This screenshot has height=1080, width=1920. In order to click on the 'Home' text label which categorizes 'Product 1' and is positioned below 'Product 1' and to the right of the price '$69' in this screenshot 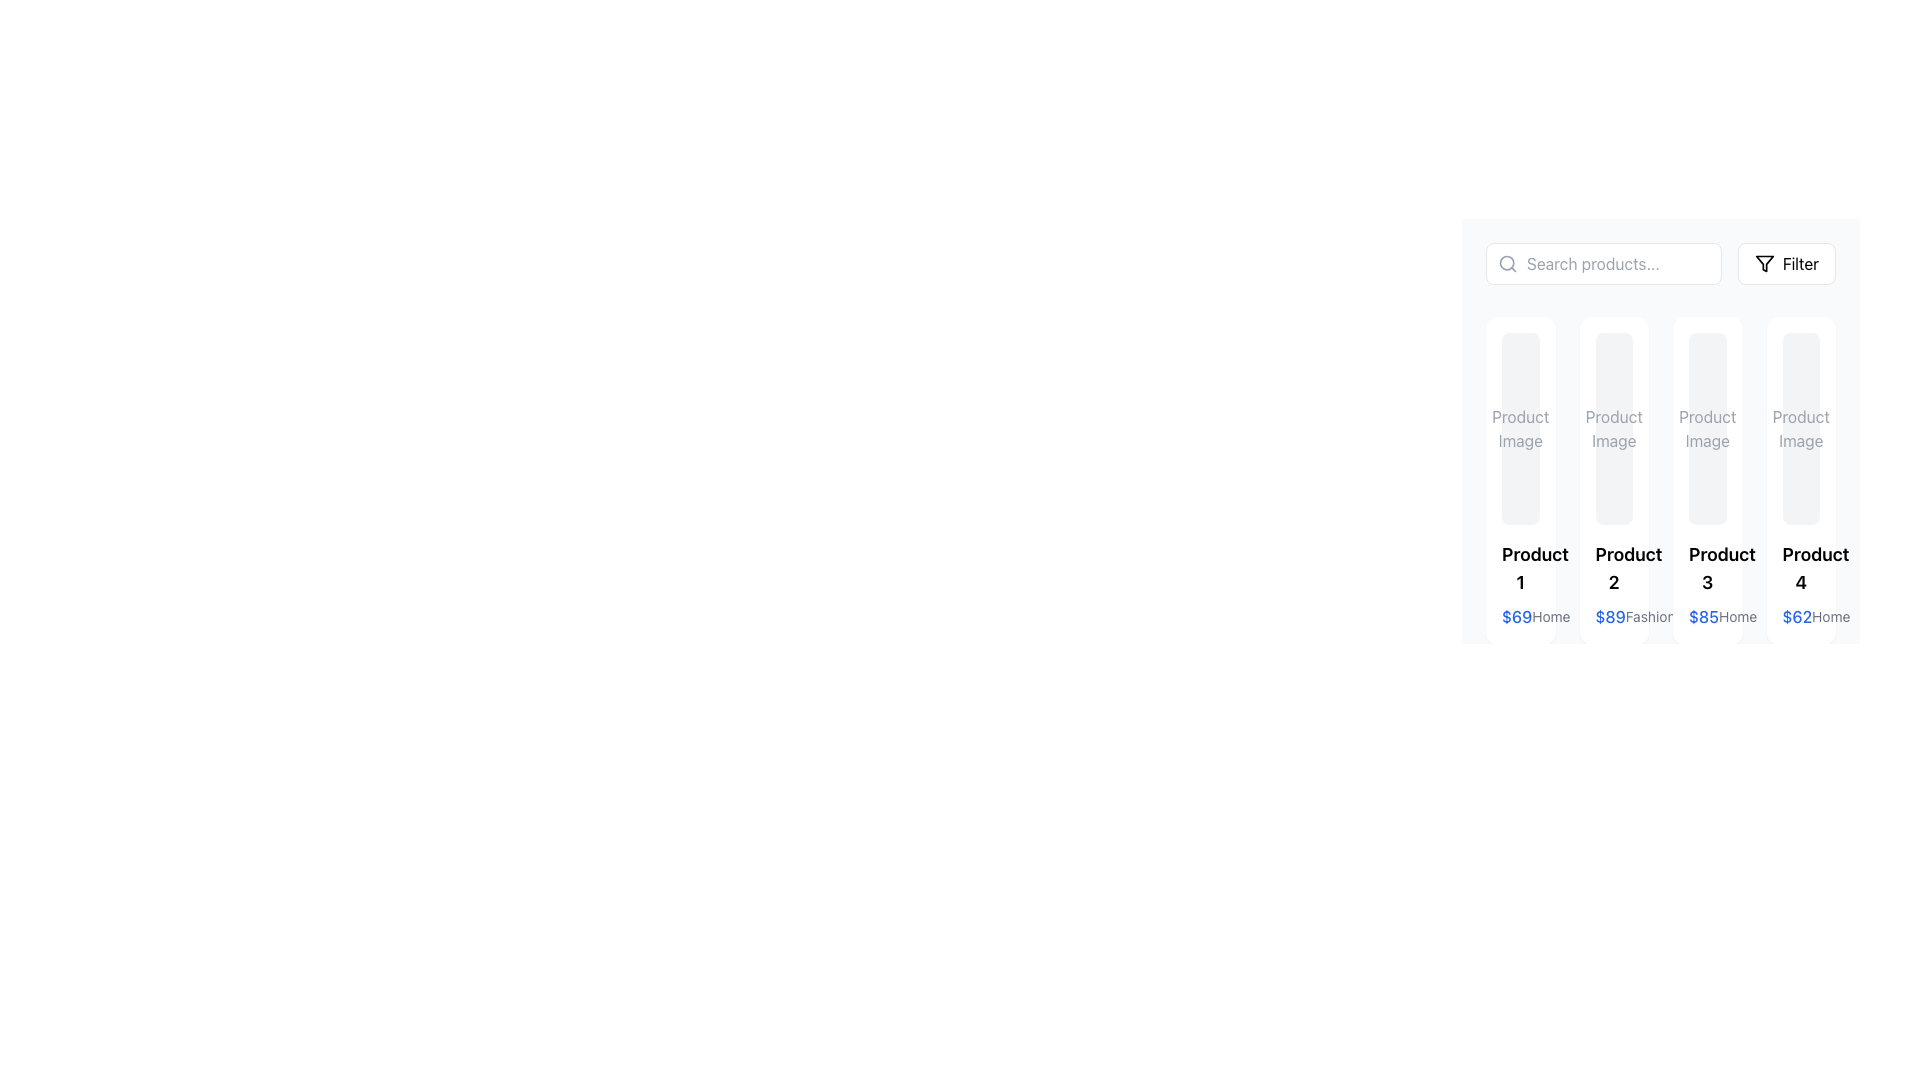, I will do `click(1550, 616)`.